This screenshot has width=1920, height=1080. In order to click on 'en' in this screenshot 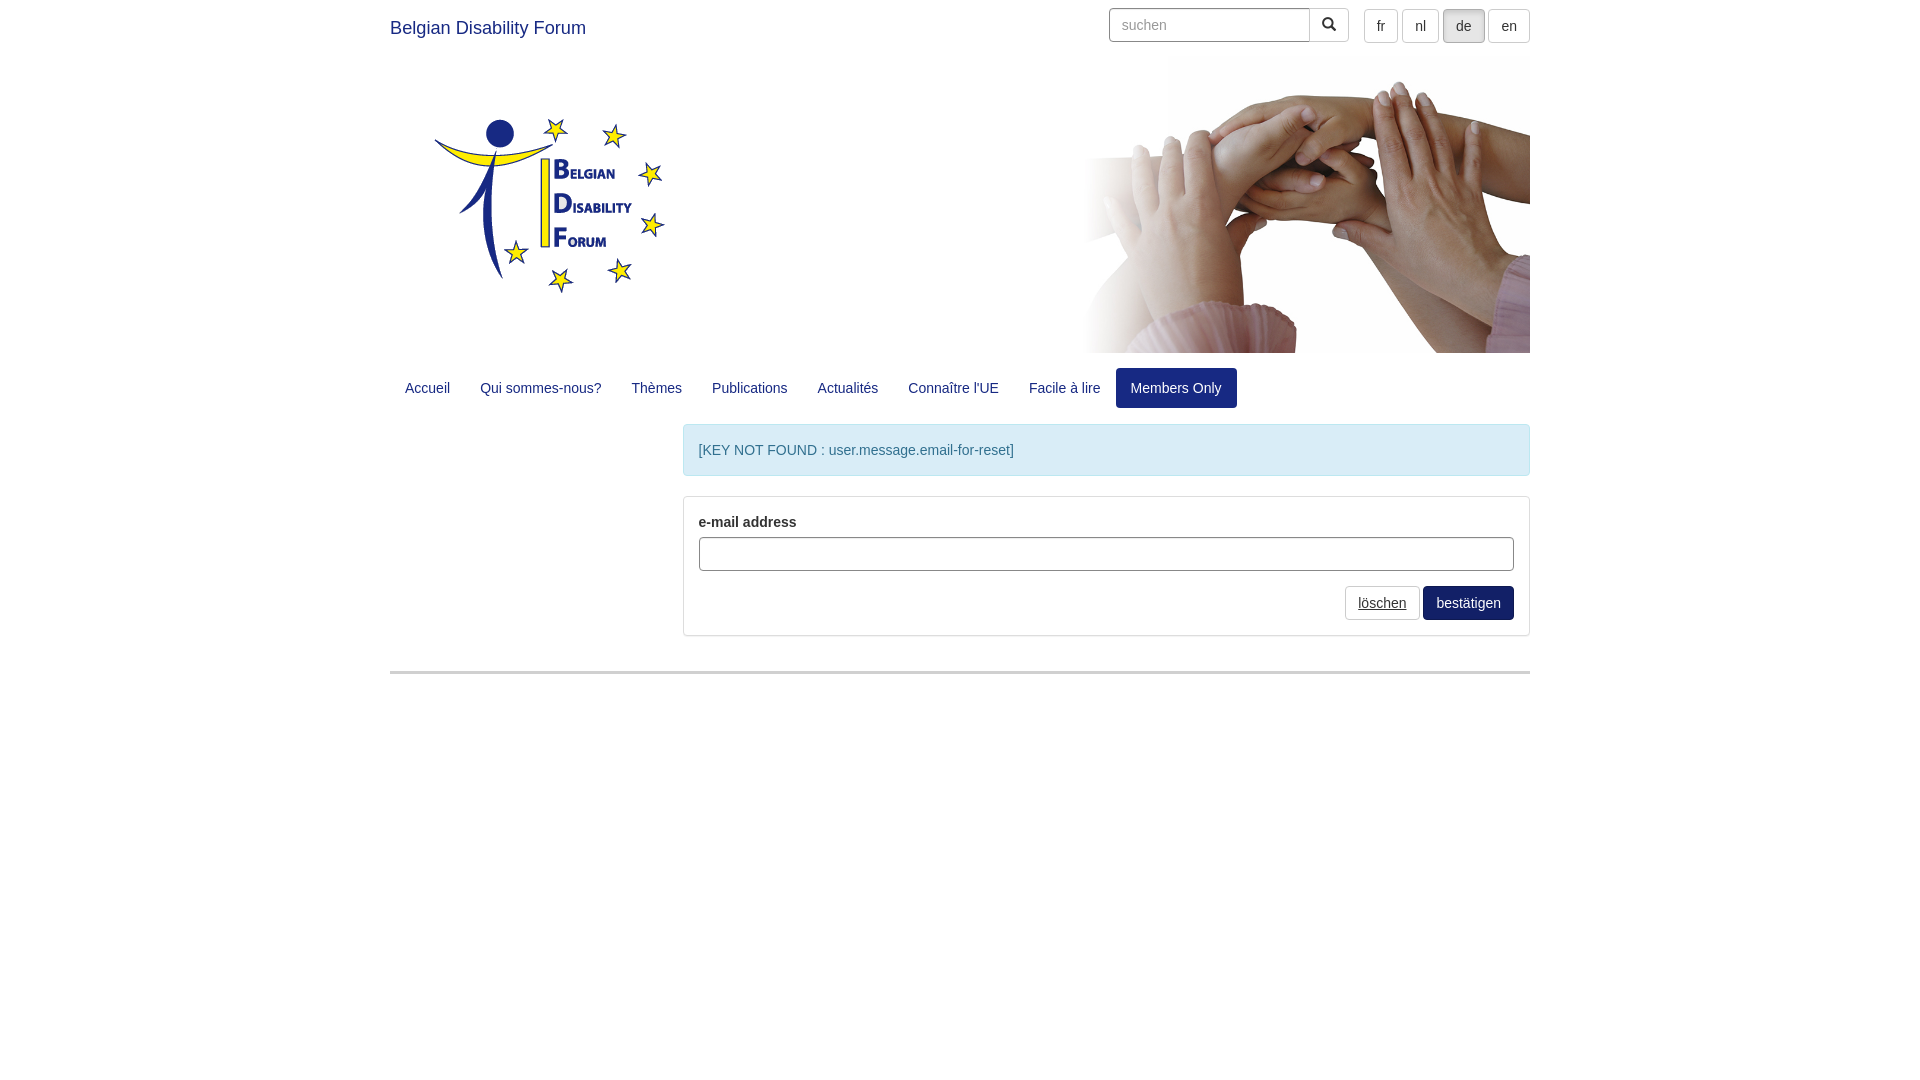, I will do `click(1488, 26)`.